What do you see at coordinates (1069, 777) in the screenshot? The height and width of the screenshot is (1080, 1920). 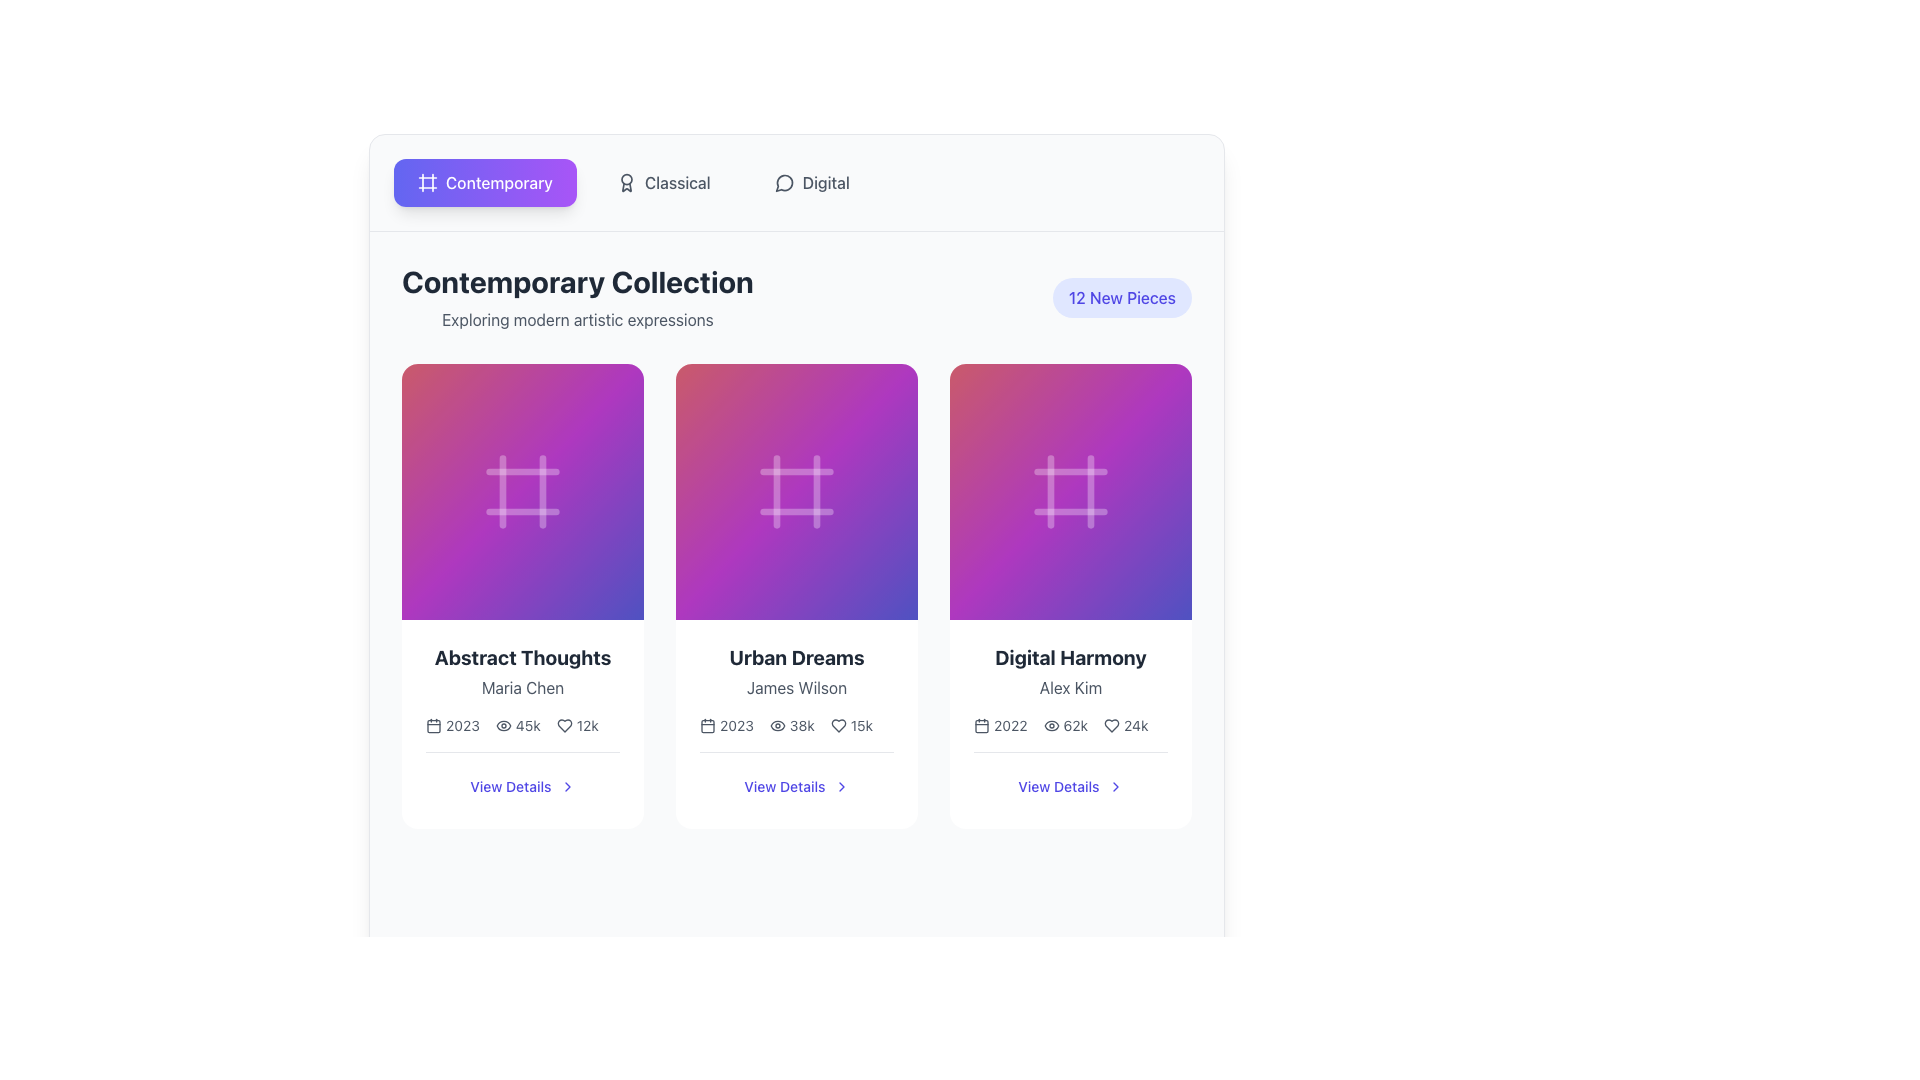 I see `the interactive button labeled 'View Details' with a purple font and a rightward pointing chevron icon, located at the bottom center of the 'Digital Harmony' card` at bounding box center [1069, 777].